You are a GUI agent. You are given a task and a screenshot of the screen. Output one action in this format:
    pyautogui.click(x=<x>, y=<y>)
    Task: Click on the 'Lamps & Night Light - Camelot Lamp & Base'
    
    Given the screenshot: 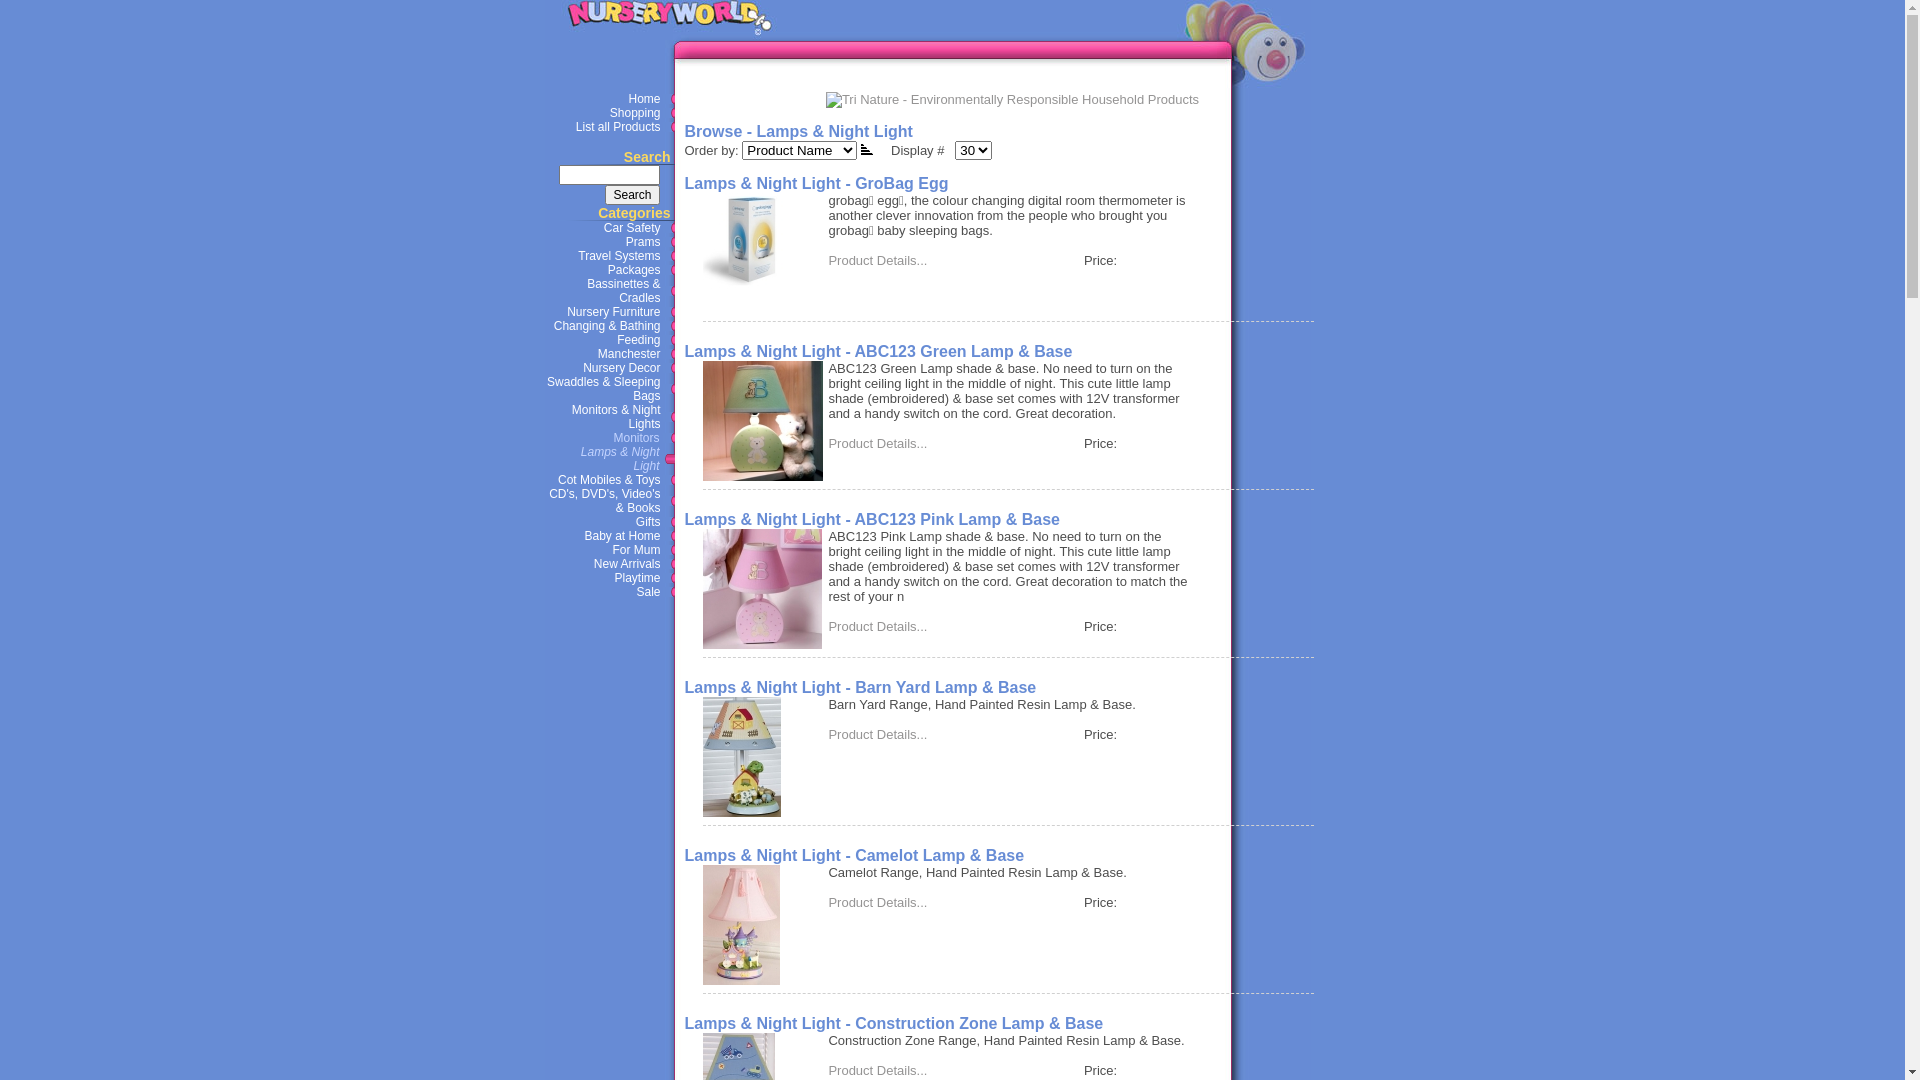 What is the action you would take?
    pyautogui.click(x=854, y=855)
    